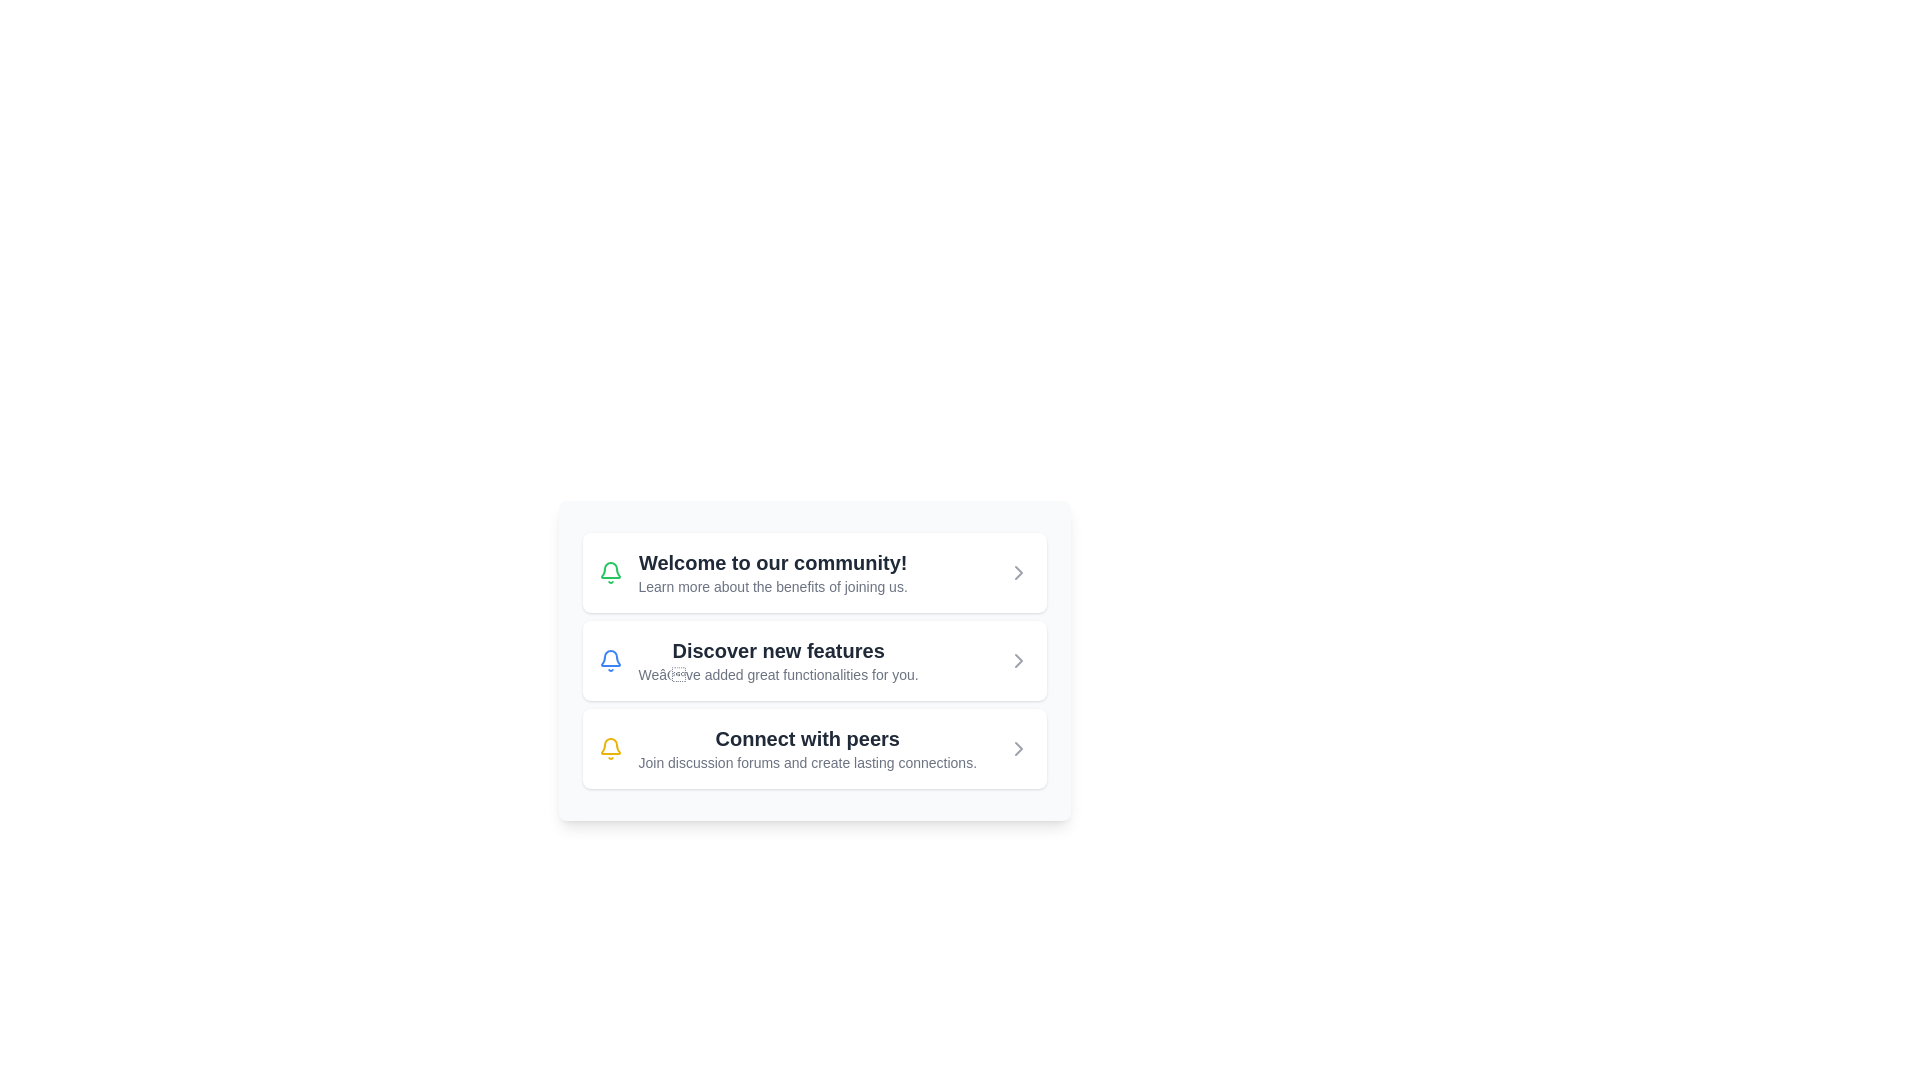 This screenshot has height=1080, width=1920. I want to click on the icon representing a notification or alert within the 'Connect with peers' card, located on the left side of the card, so click(609, 748).